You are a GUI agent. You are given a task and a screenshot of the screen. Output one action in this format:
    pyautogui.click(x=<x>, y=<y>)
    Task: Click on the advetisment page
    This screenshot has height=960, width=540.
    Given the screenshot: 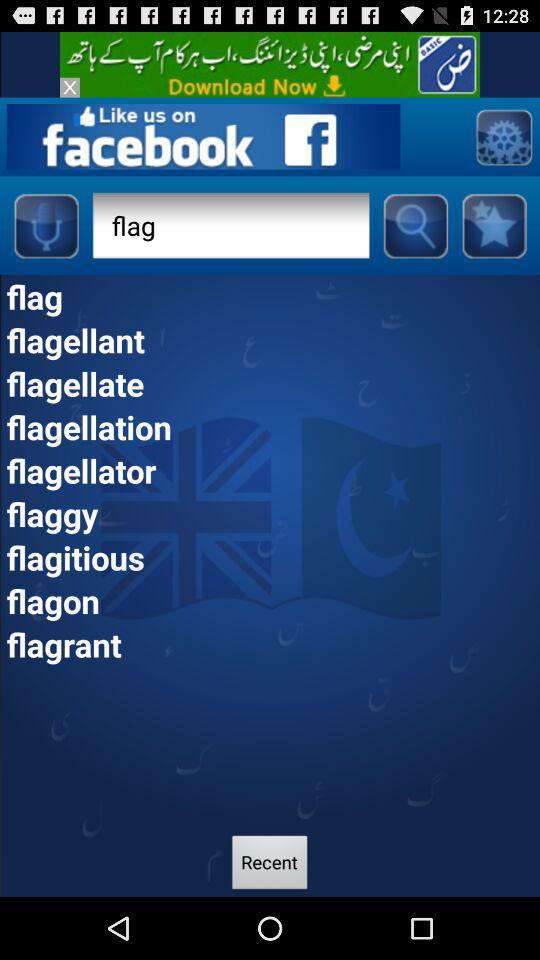 What is the action you would take?
    pyautogui.click(x=502, y=135)
    